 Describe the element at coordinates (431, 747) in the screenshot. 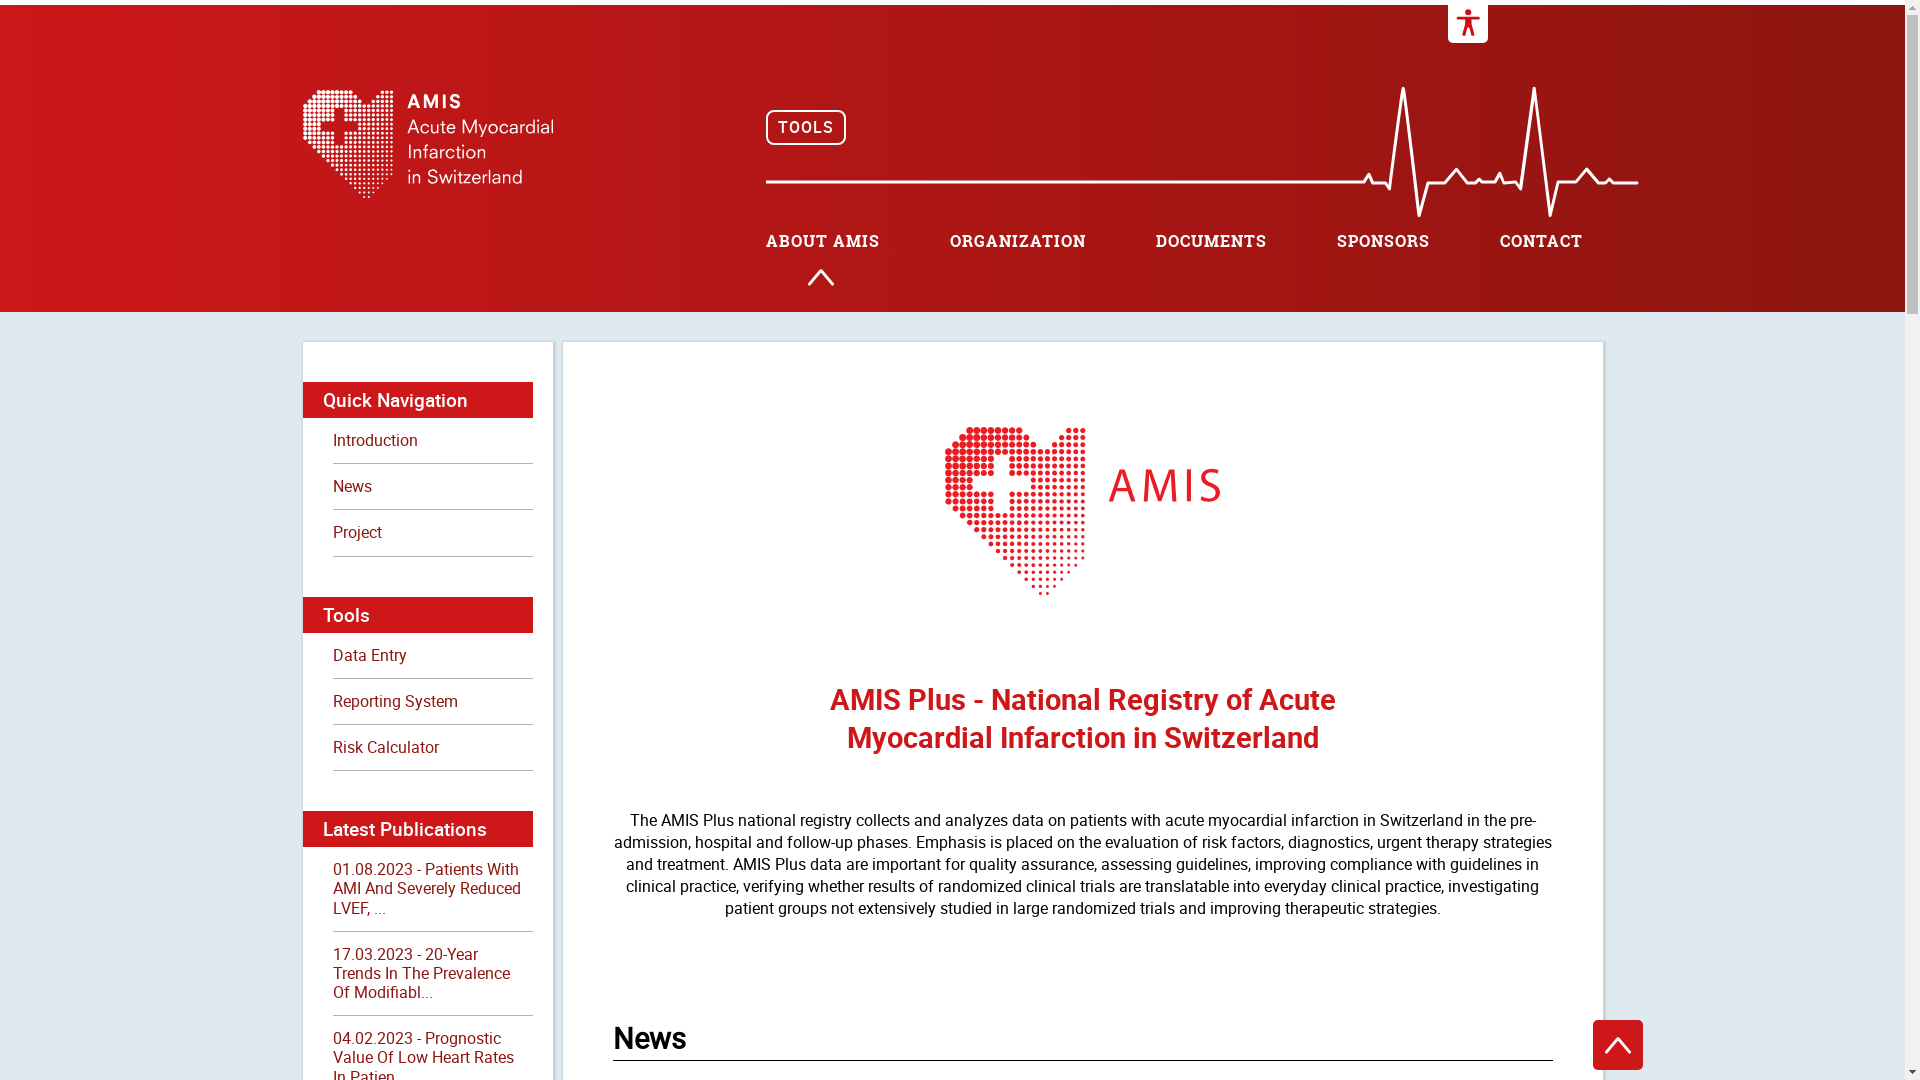

I see `'Risk Calculator'` at that location.